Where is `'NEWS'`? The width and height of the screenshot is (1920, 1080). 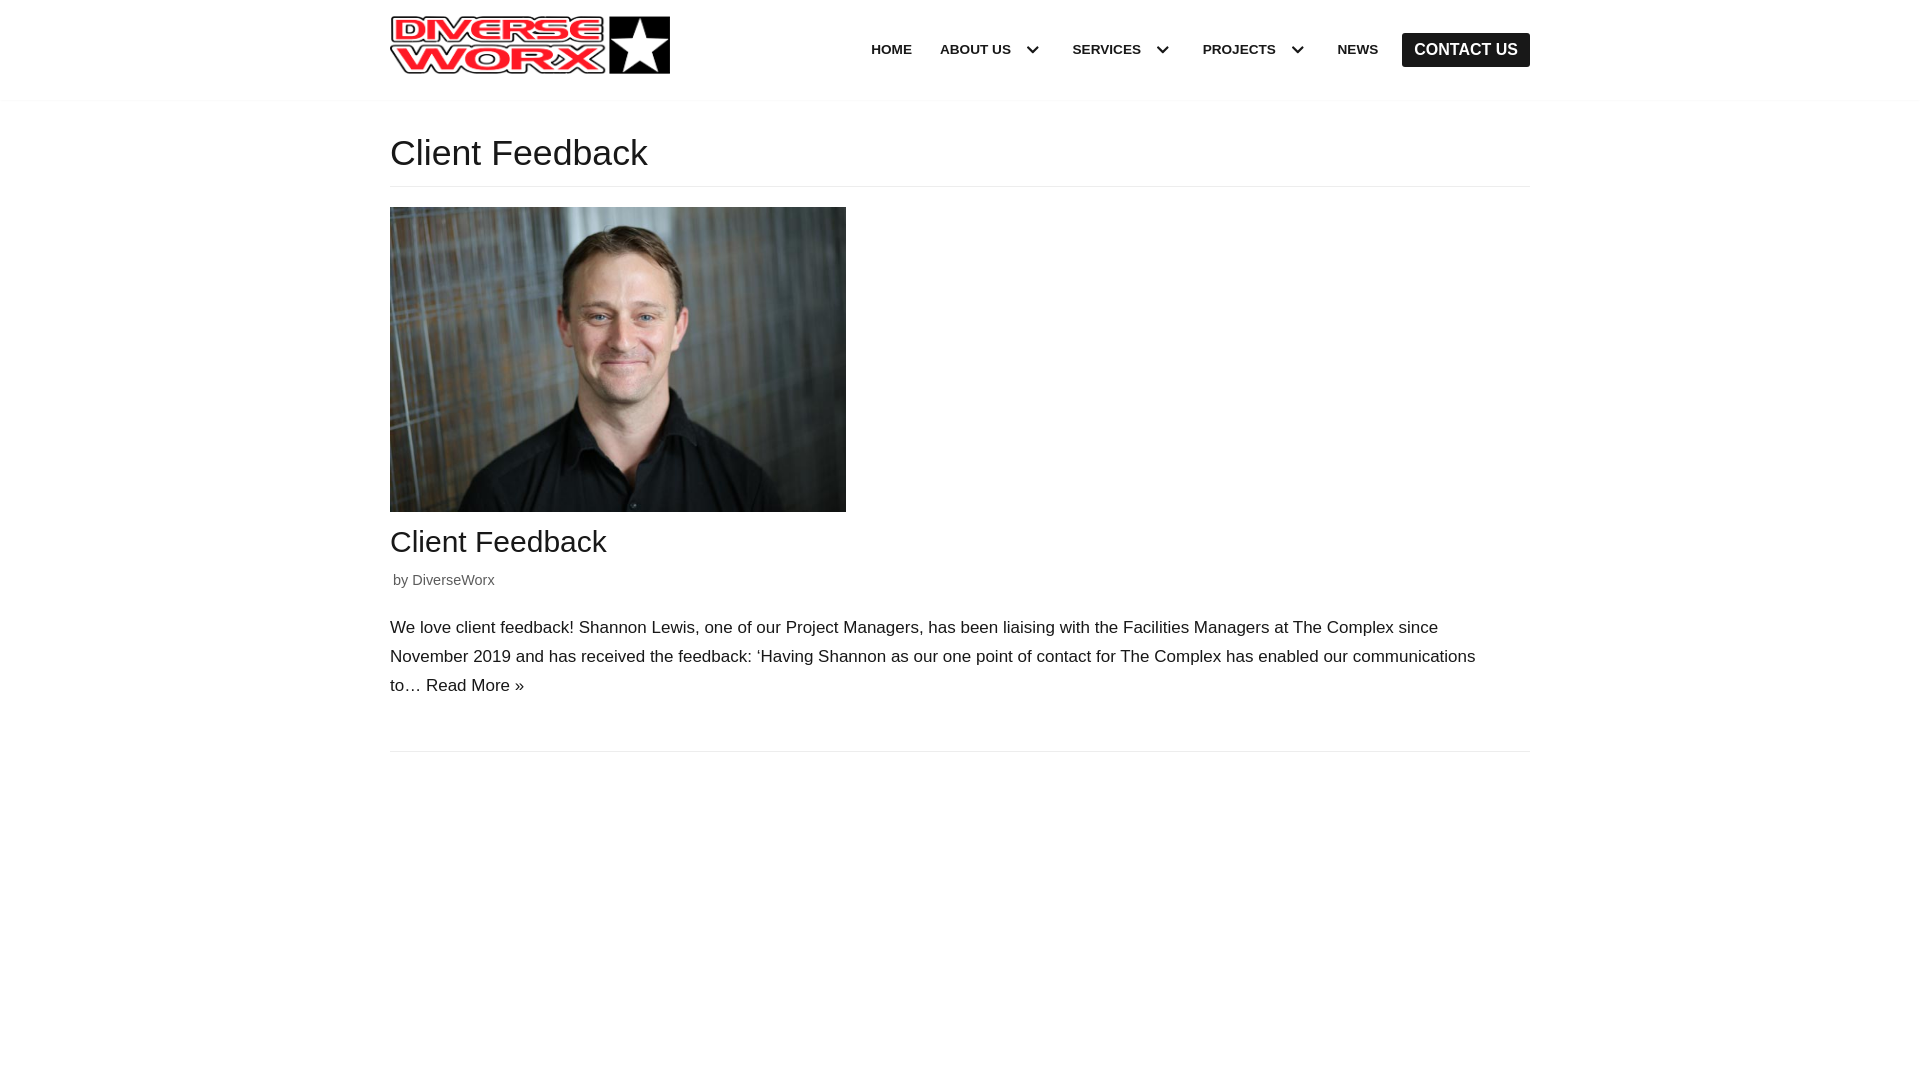
'NEWS' is located at coordinates (1338, 48).